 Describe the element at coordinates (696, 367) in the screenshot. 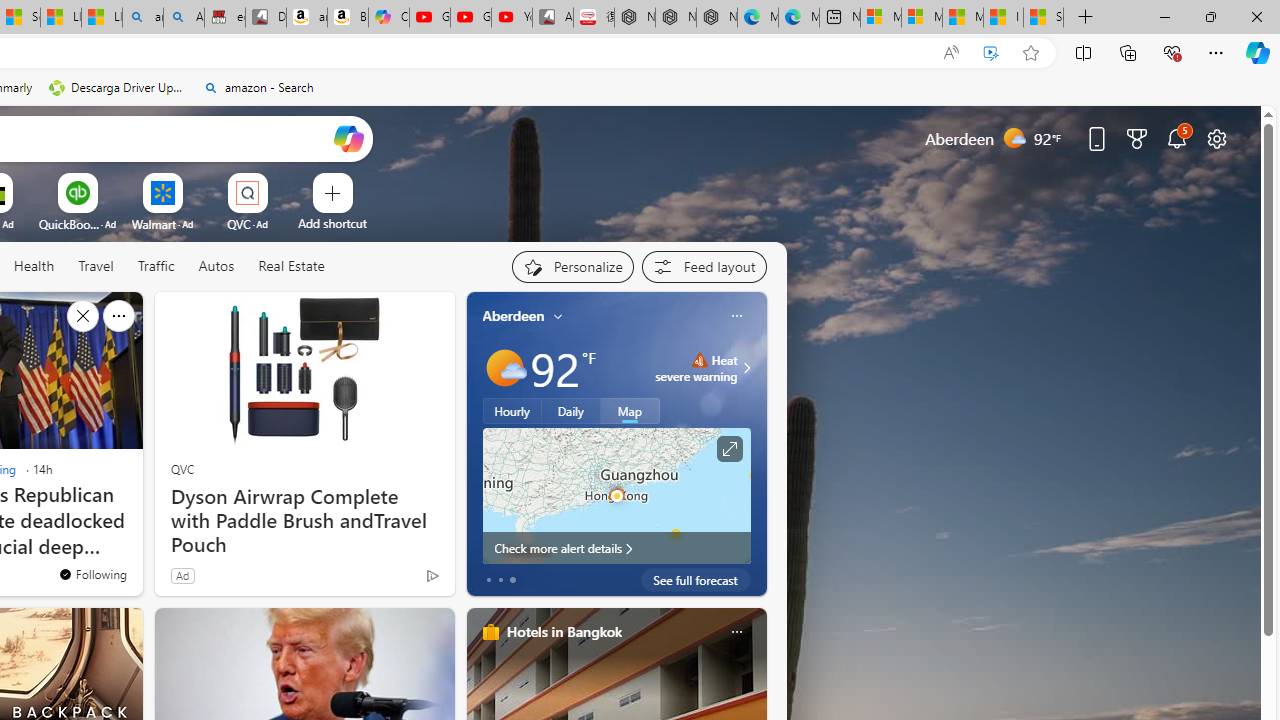

I see `'Heat - Severe Heat severe warning'` at that location.